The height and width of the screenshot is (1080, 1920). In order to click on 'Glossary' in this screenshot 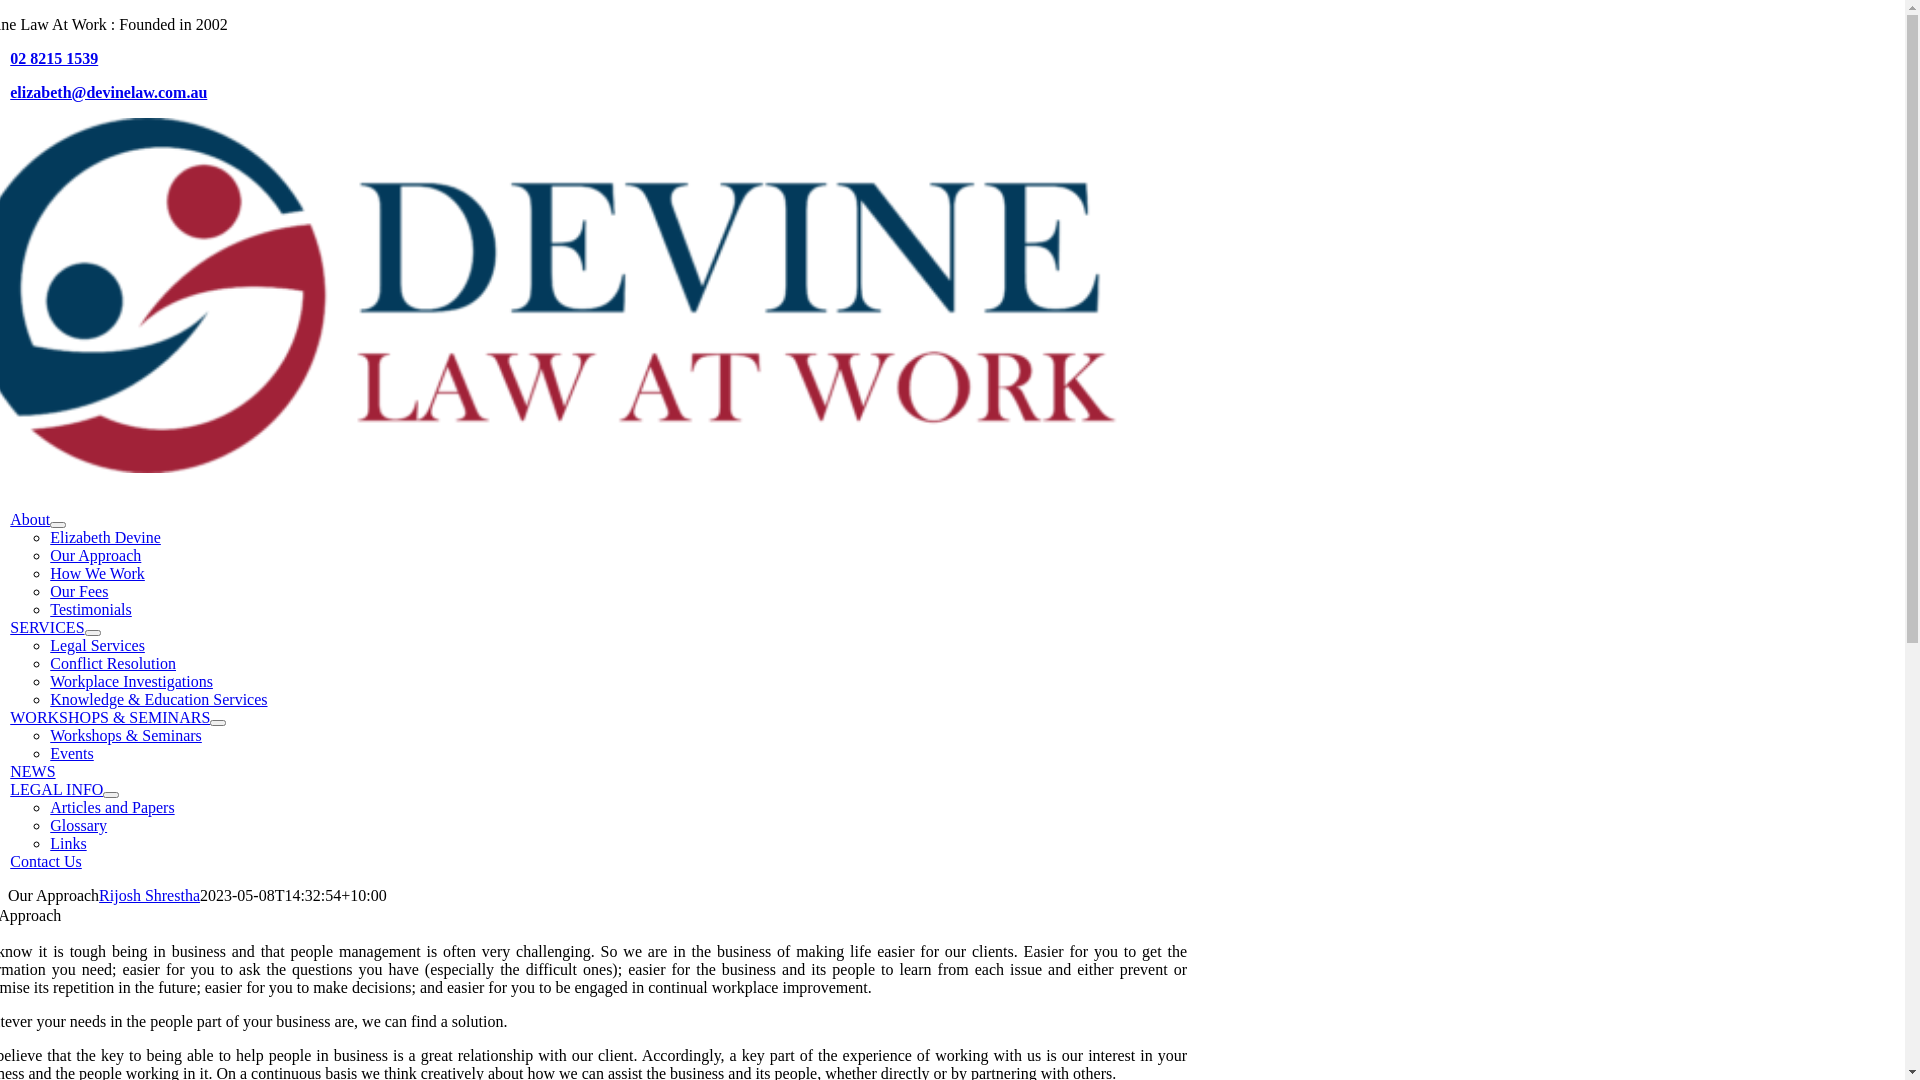, I will do `click(78, 825)`.